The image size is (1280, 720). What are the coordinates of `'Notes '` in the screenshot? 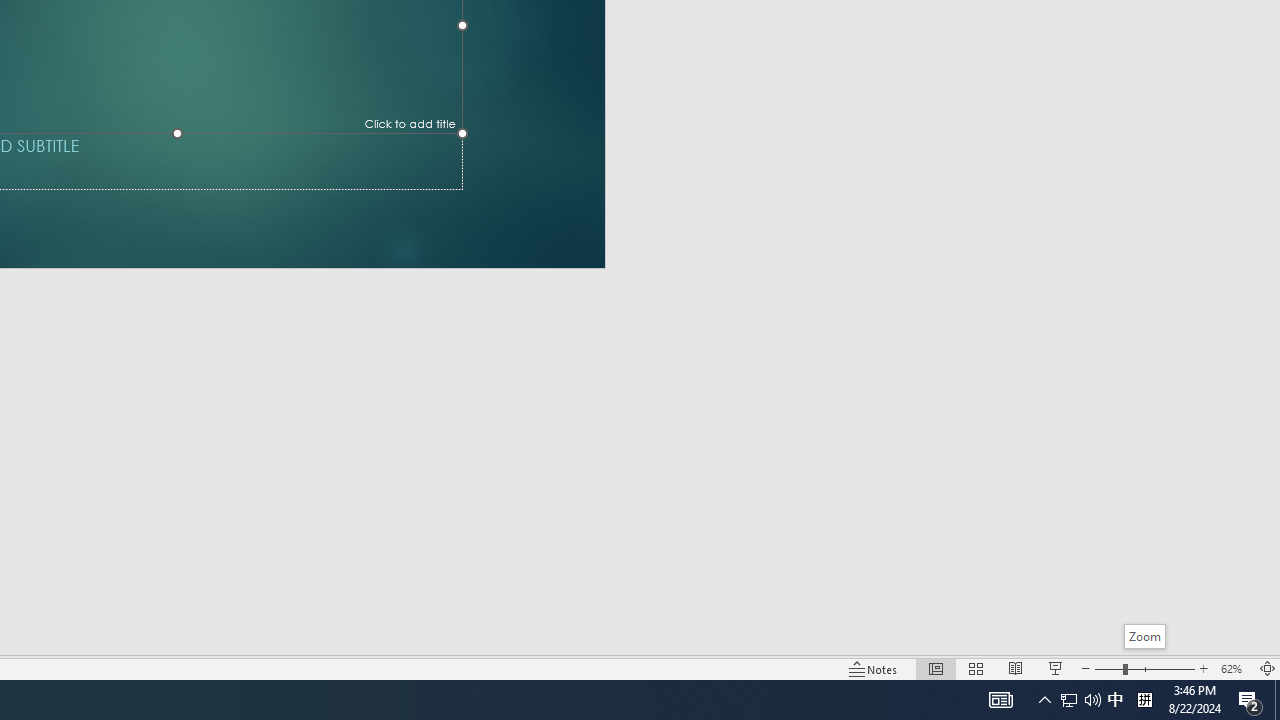 It's located at (874, 669).